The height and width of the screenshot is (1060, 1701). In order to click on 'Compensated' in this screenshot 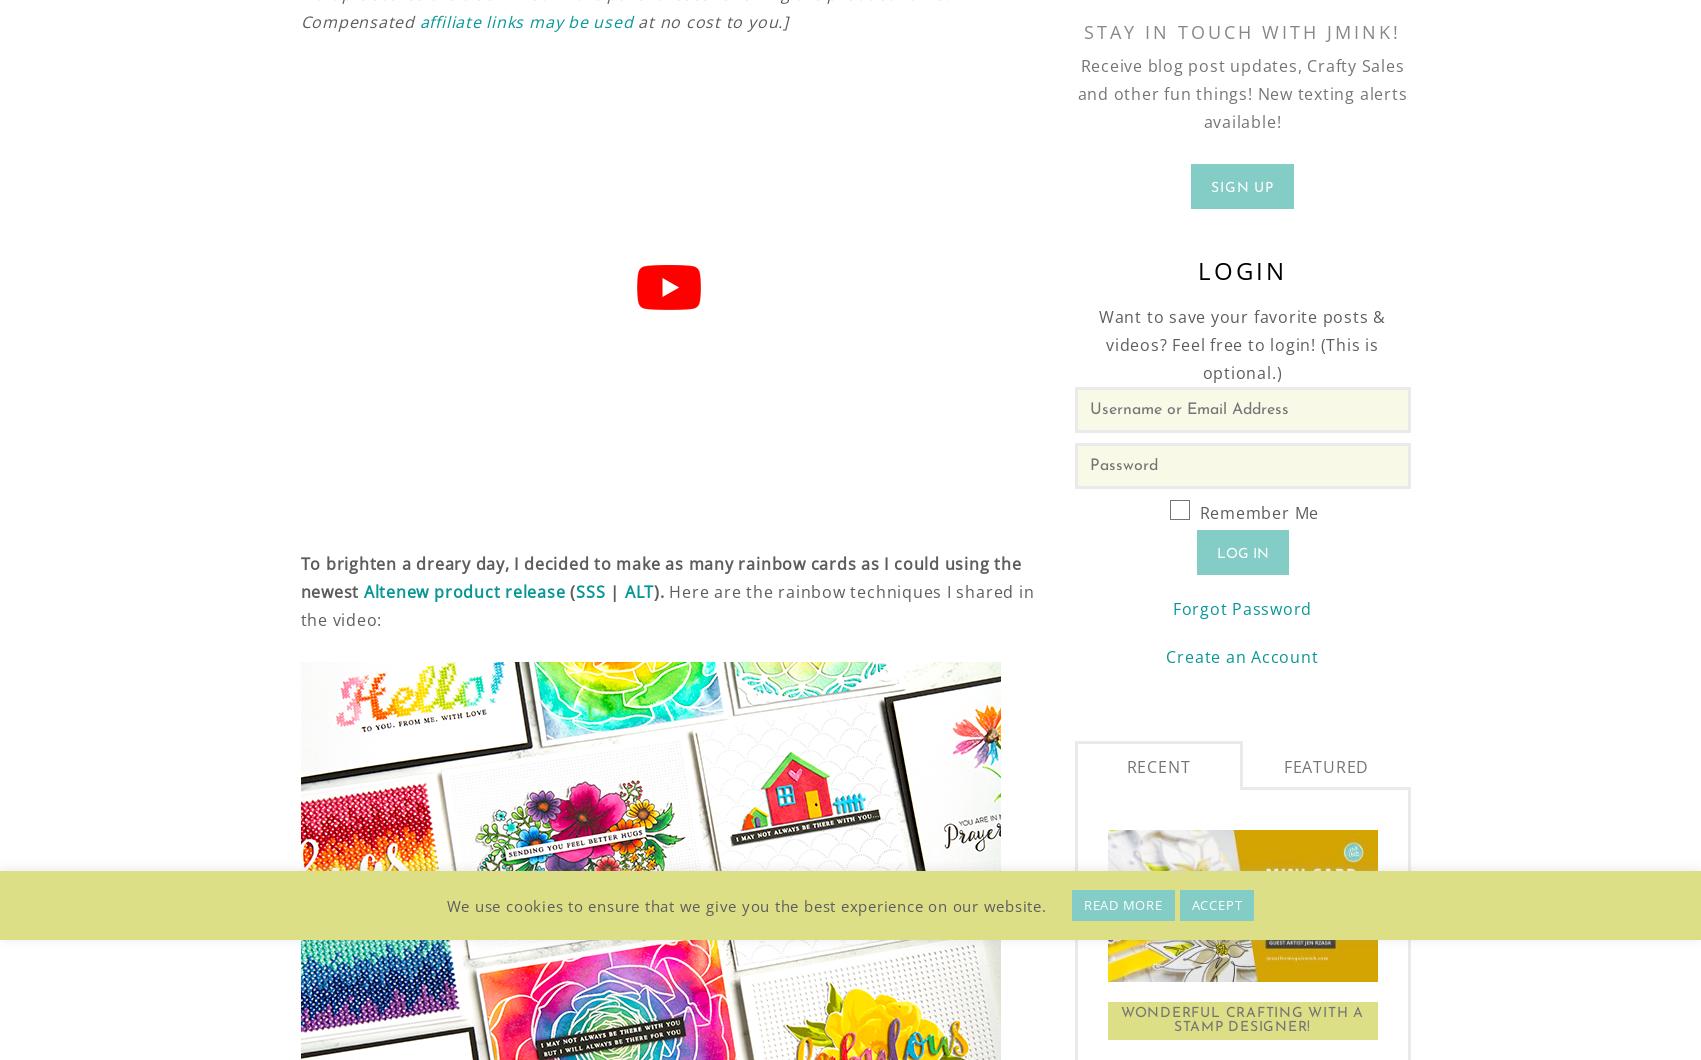, I will do `click(300, 22)`.